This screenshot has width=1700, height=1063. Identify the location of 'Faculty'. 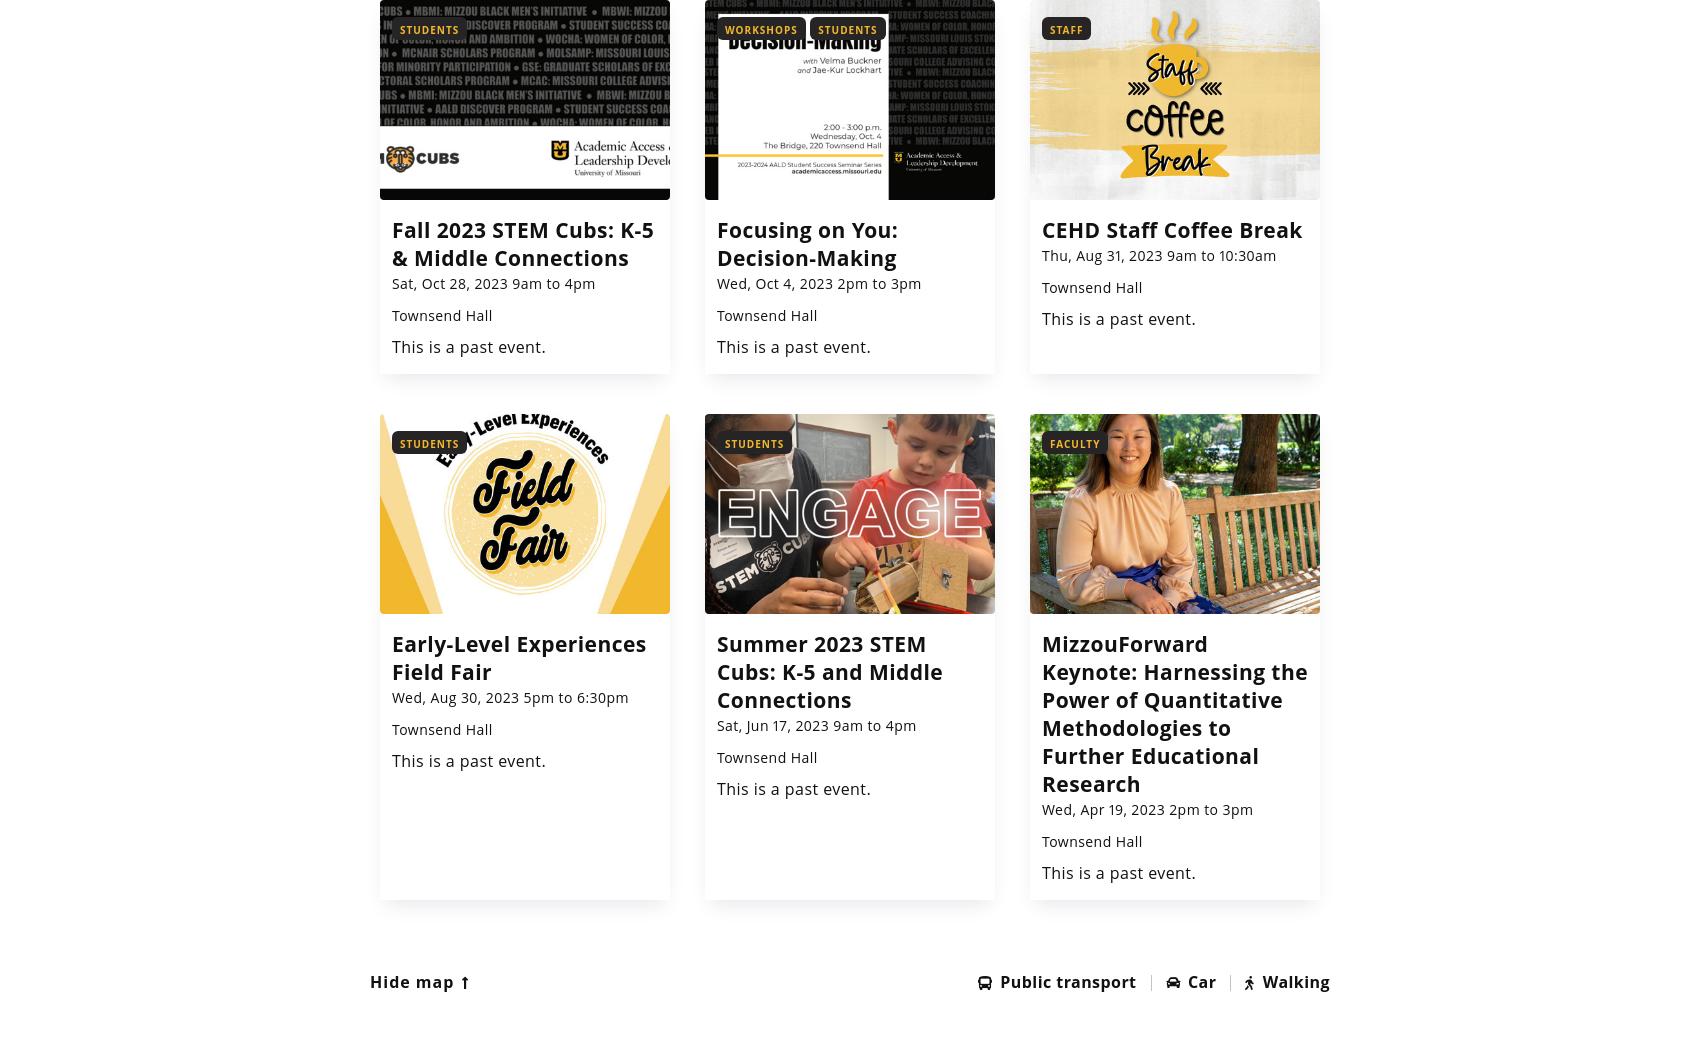
(1075, 442).